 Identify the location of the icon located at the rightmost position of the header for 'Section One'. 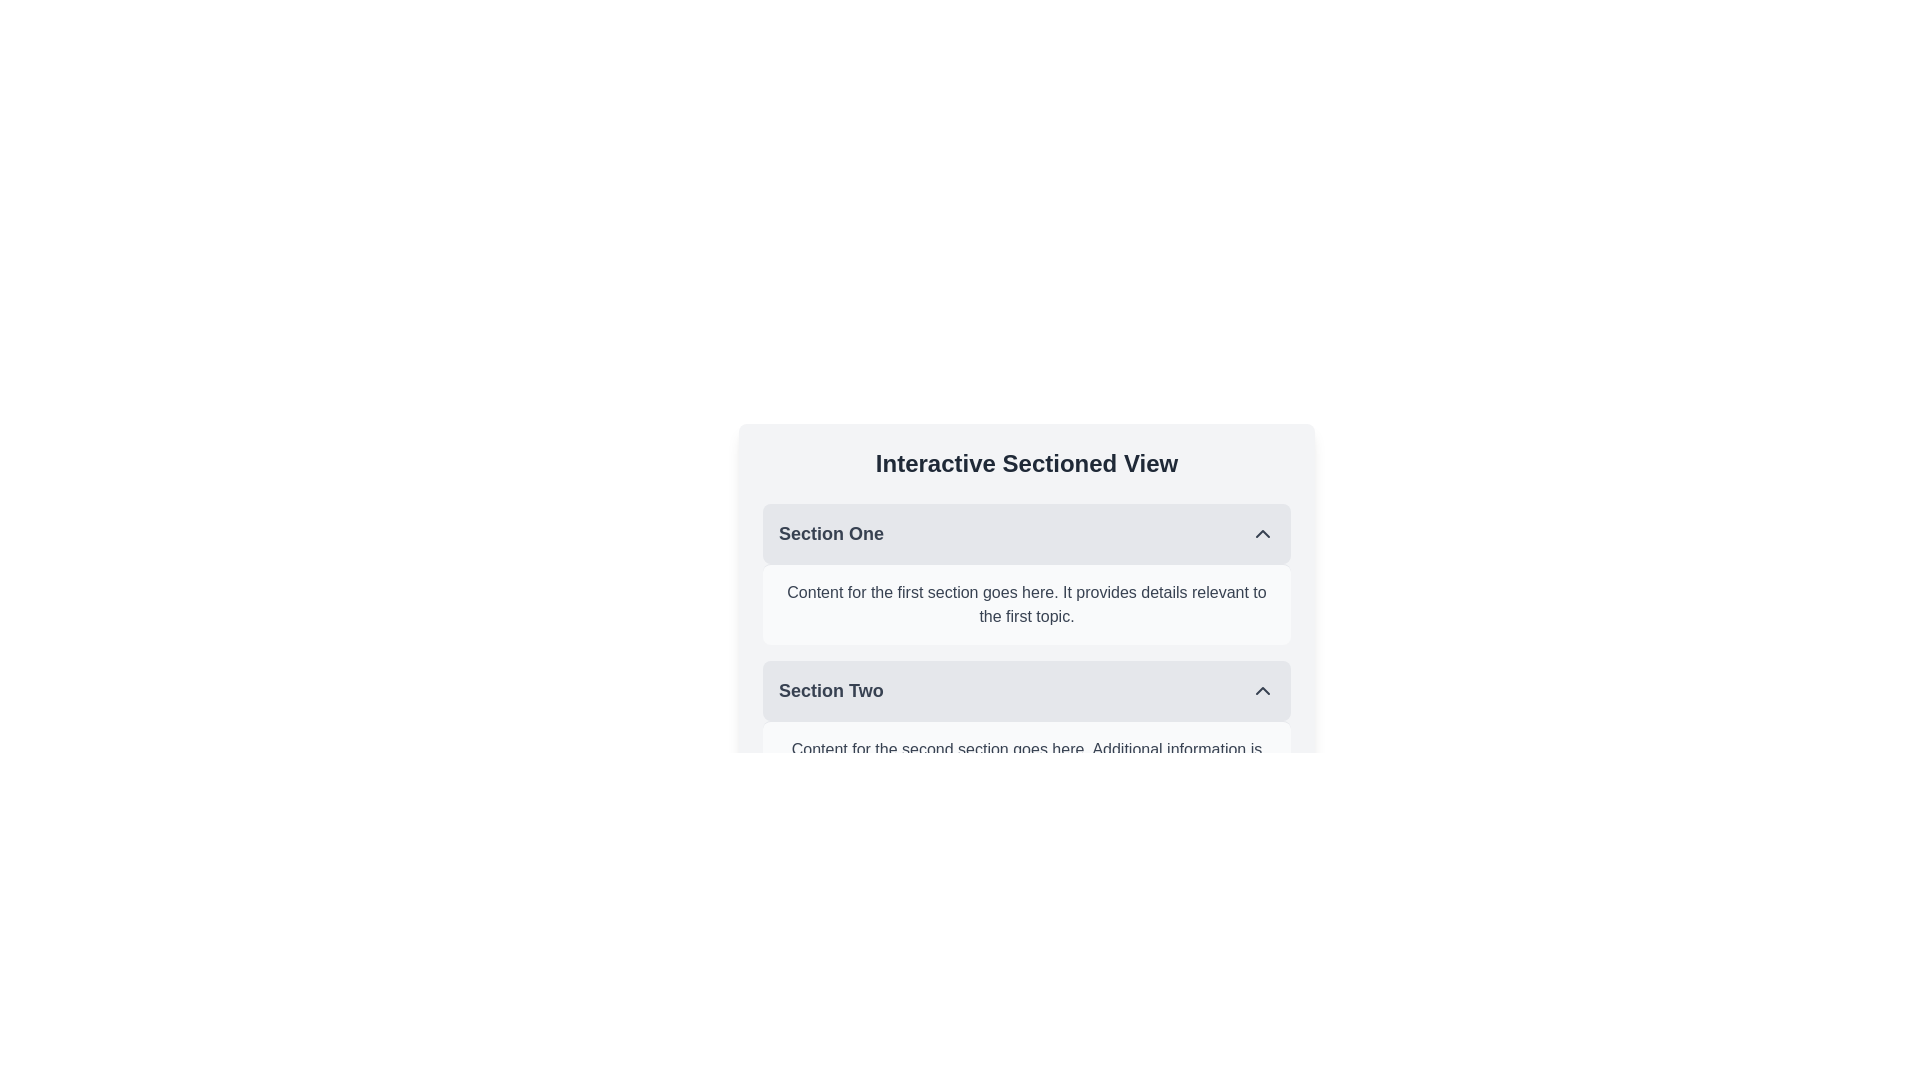
(1261, 532).